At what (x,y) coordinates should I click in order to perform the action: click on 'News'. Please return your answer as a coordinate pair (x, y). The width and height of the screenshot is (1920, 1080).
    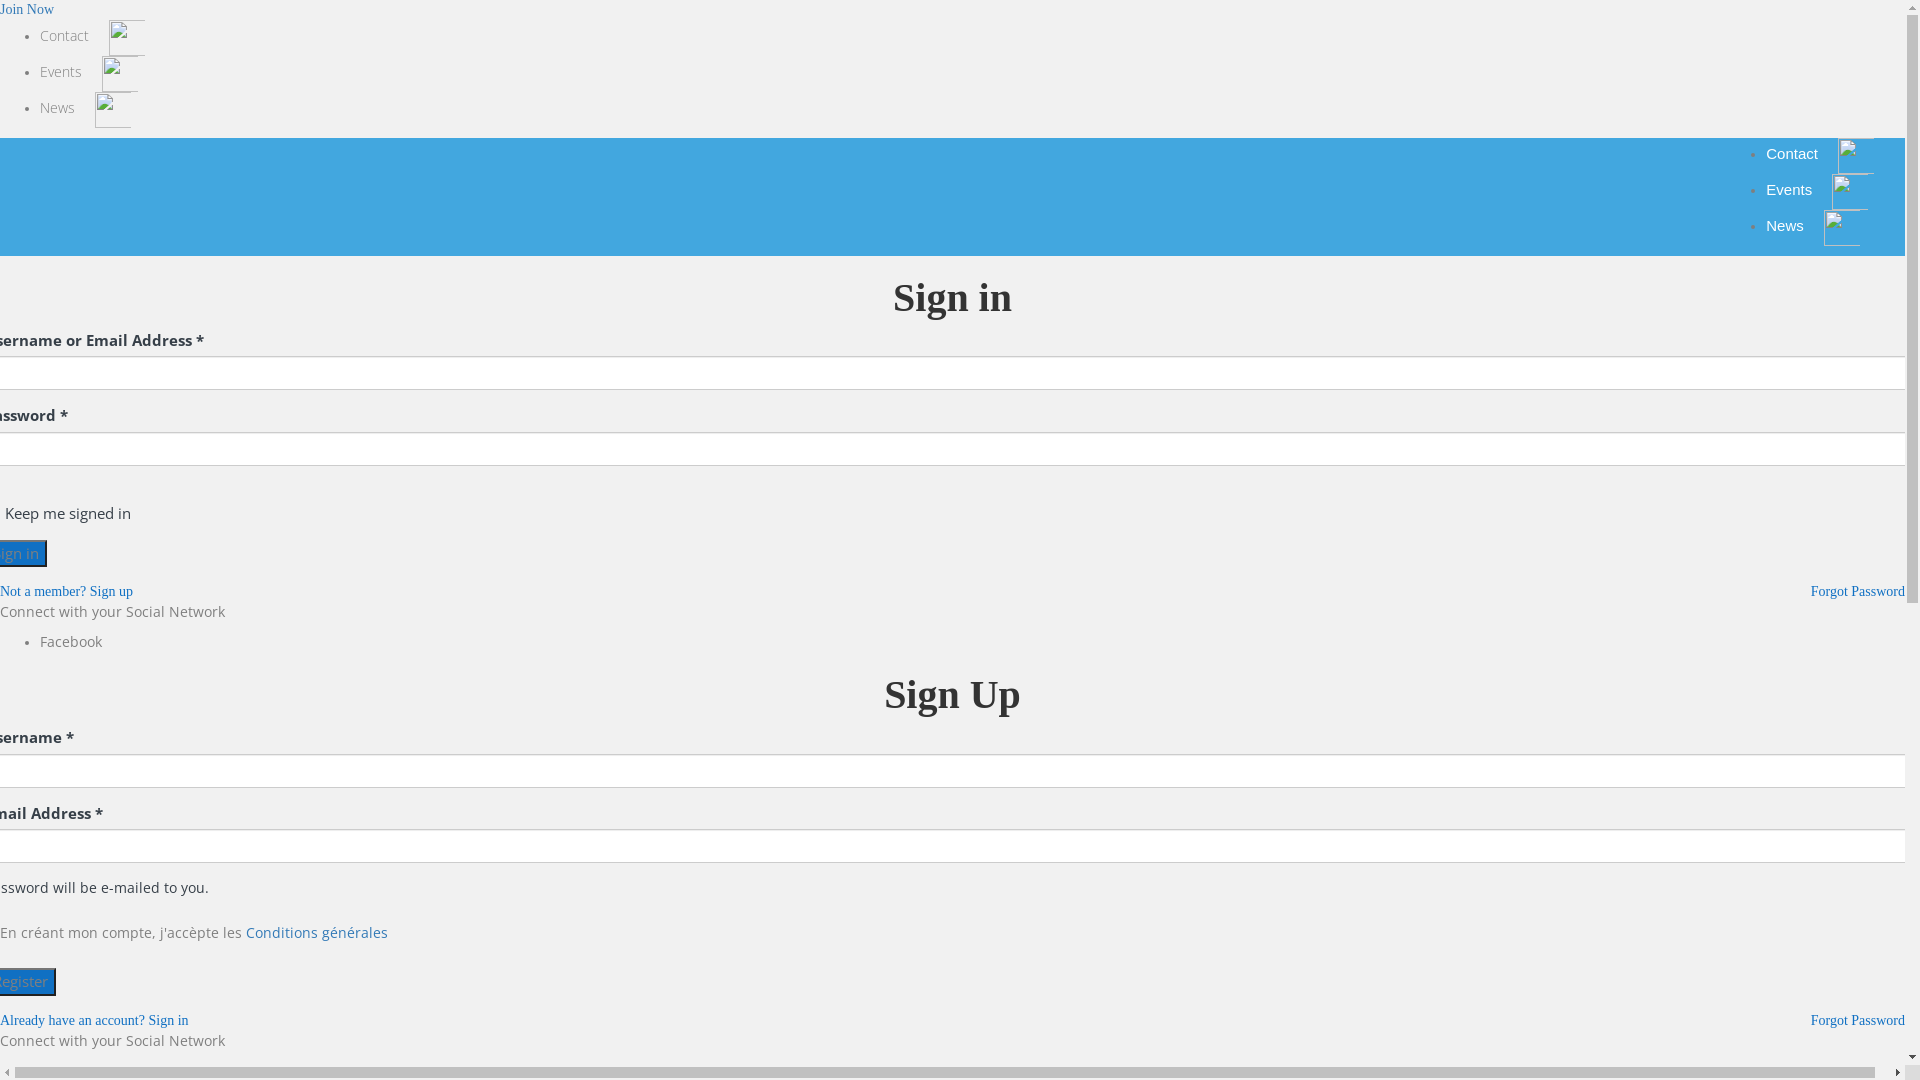
    Looking at the image, I should click on (39, 108).